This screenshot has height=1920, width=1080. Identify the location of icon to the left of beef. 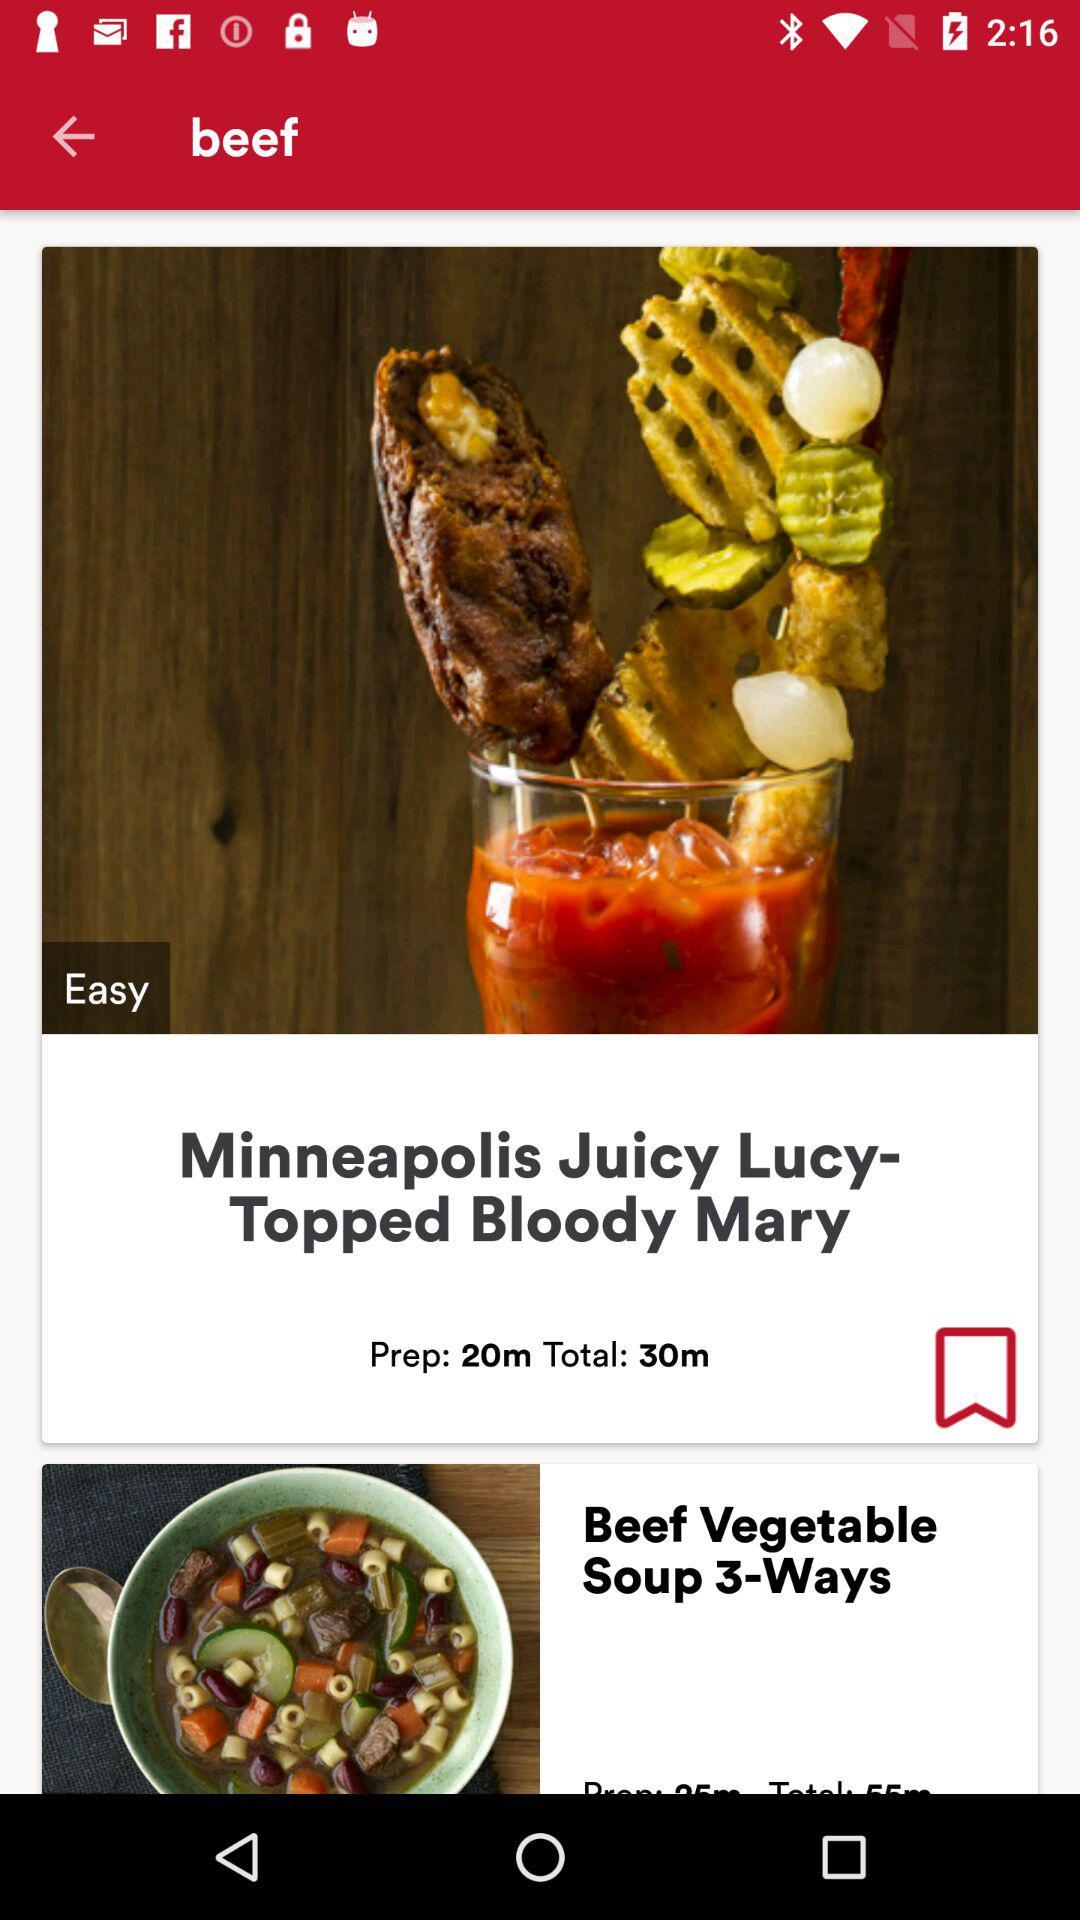
(72, 135).